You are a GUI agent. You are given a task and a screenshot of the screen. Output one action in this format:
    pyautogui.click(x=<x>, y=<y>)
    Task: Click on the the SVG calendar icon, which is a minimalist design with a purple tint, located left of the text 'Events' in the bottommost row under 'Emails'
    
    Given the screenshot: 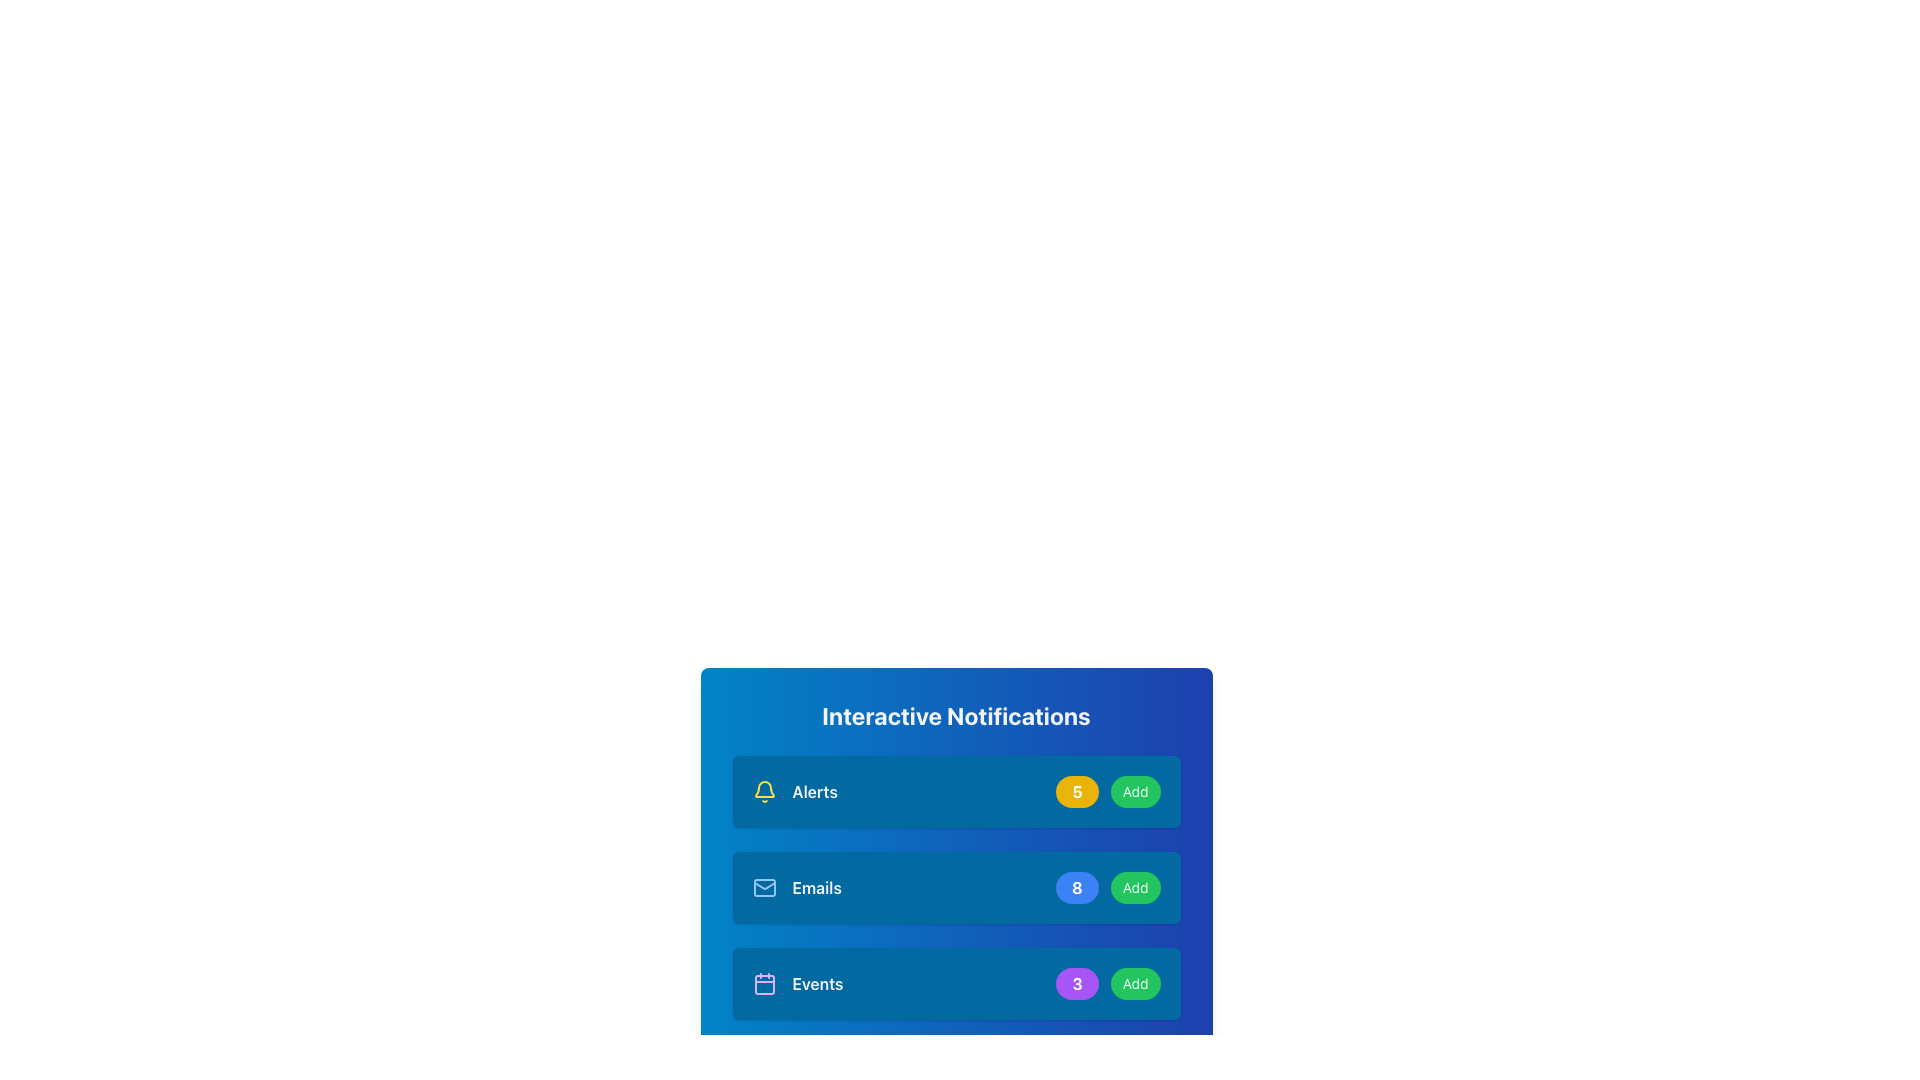 What is the action you would take?
    pyautogui.click(x=763, y=982)
    